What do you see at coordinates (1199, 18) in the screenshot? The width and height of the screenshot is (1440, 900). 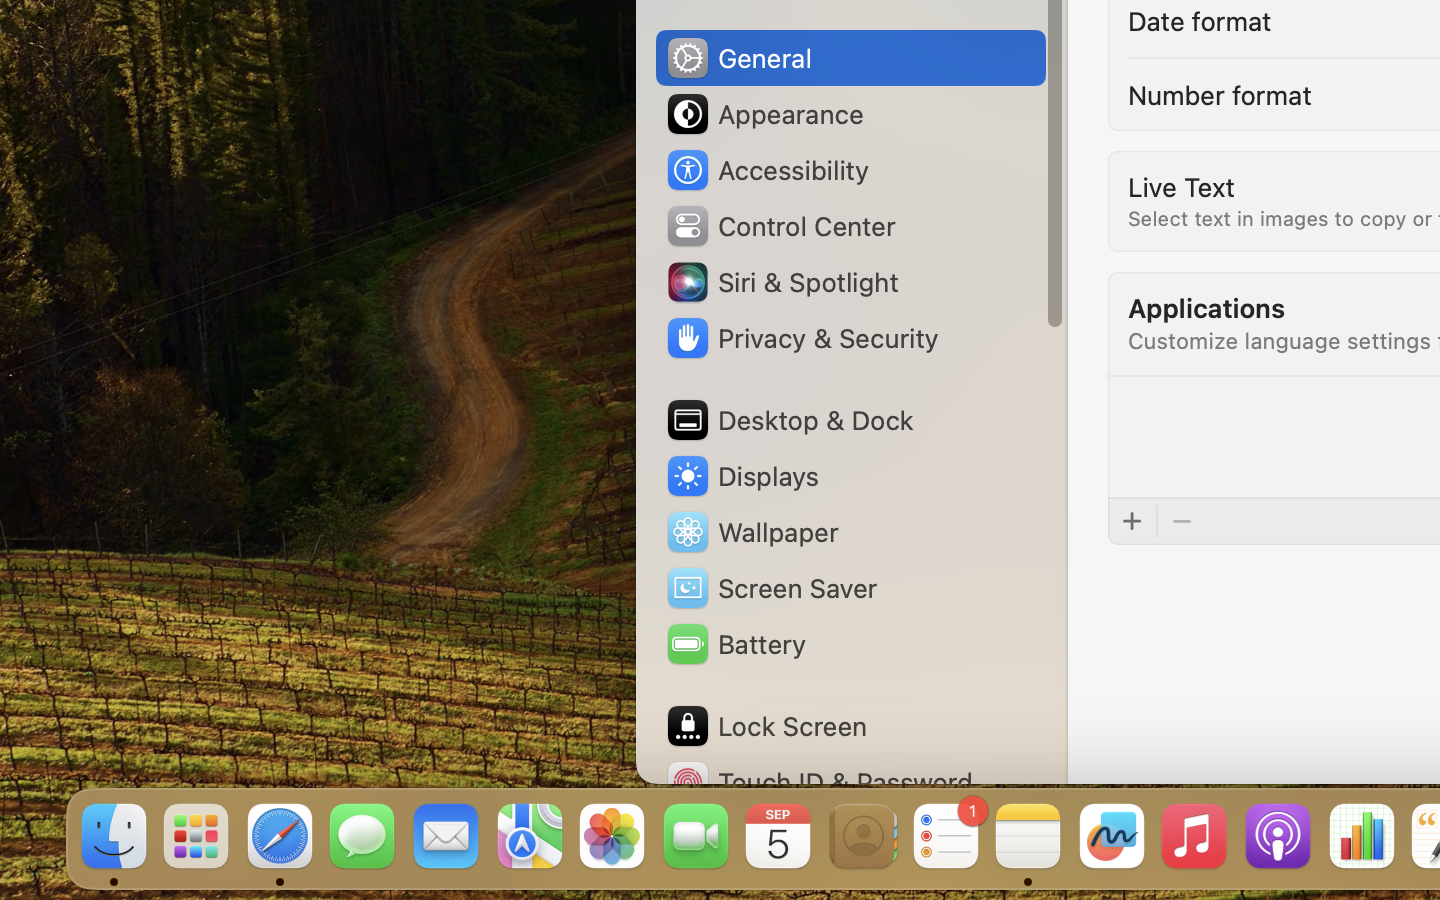 I see `'Date format'` at bounding box center [1199, 18].